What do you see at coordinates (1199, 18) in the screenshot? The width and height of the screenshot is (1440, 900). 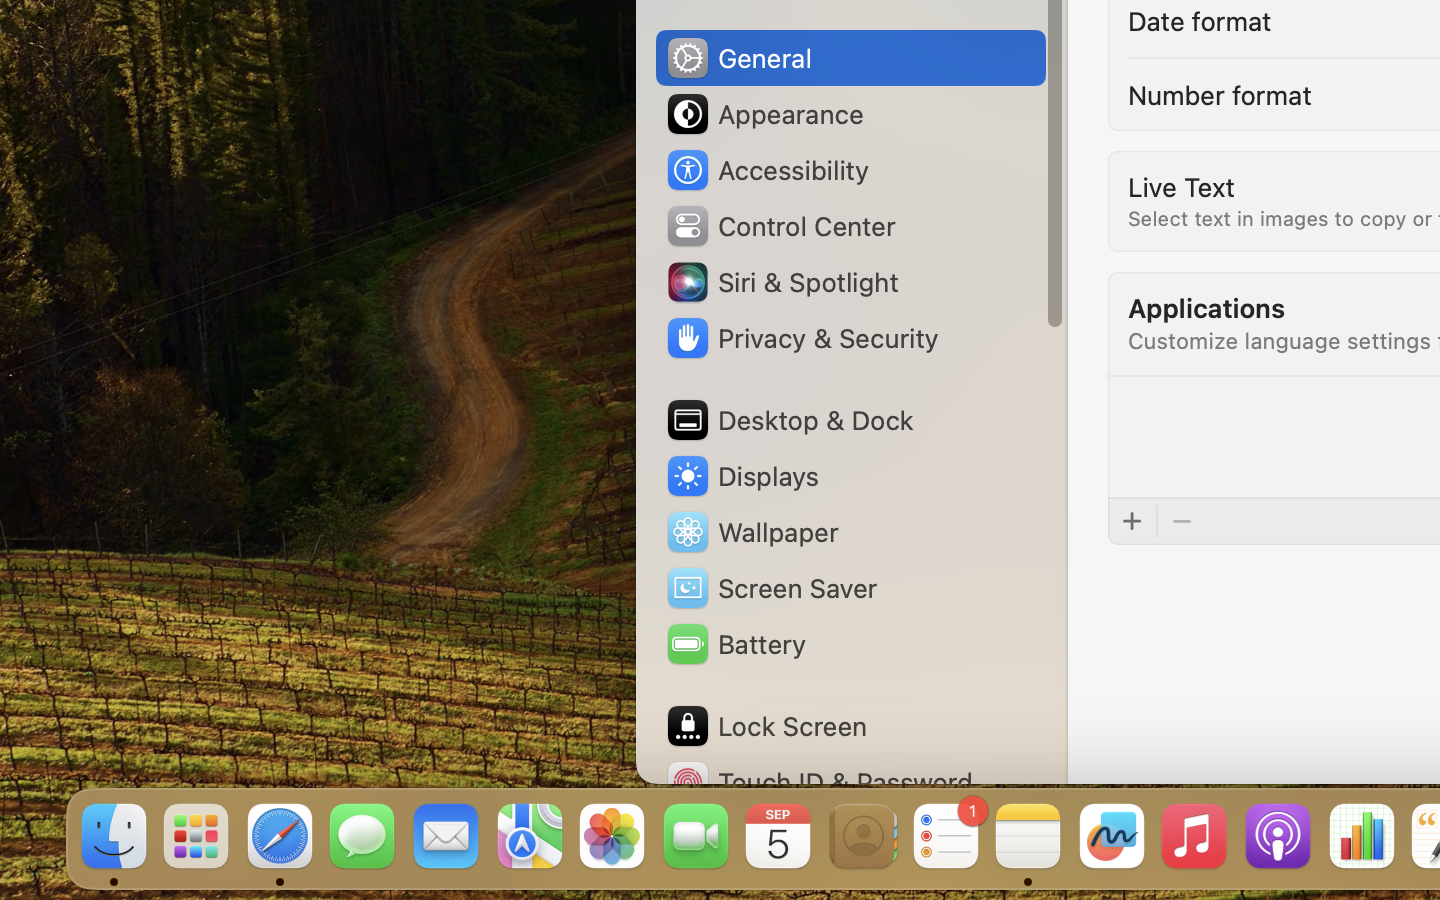 I see `'Date format'` at bounding box center [1199, 18].